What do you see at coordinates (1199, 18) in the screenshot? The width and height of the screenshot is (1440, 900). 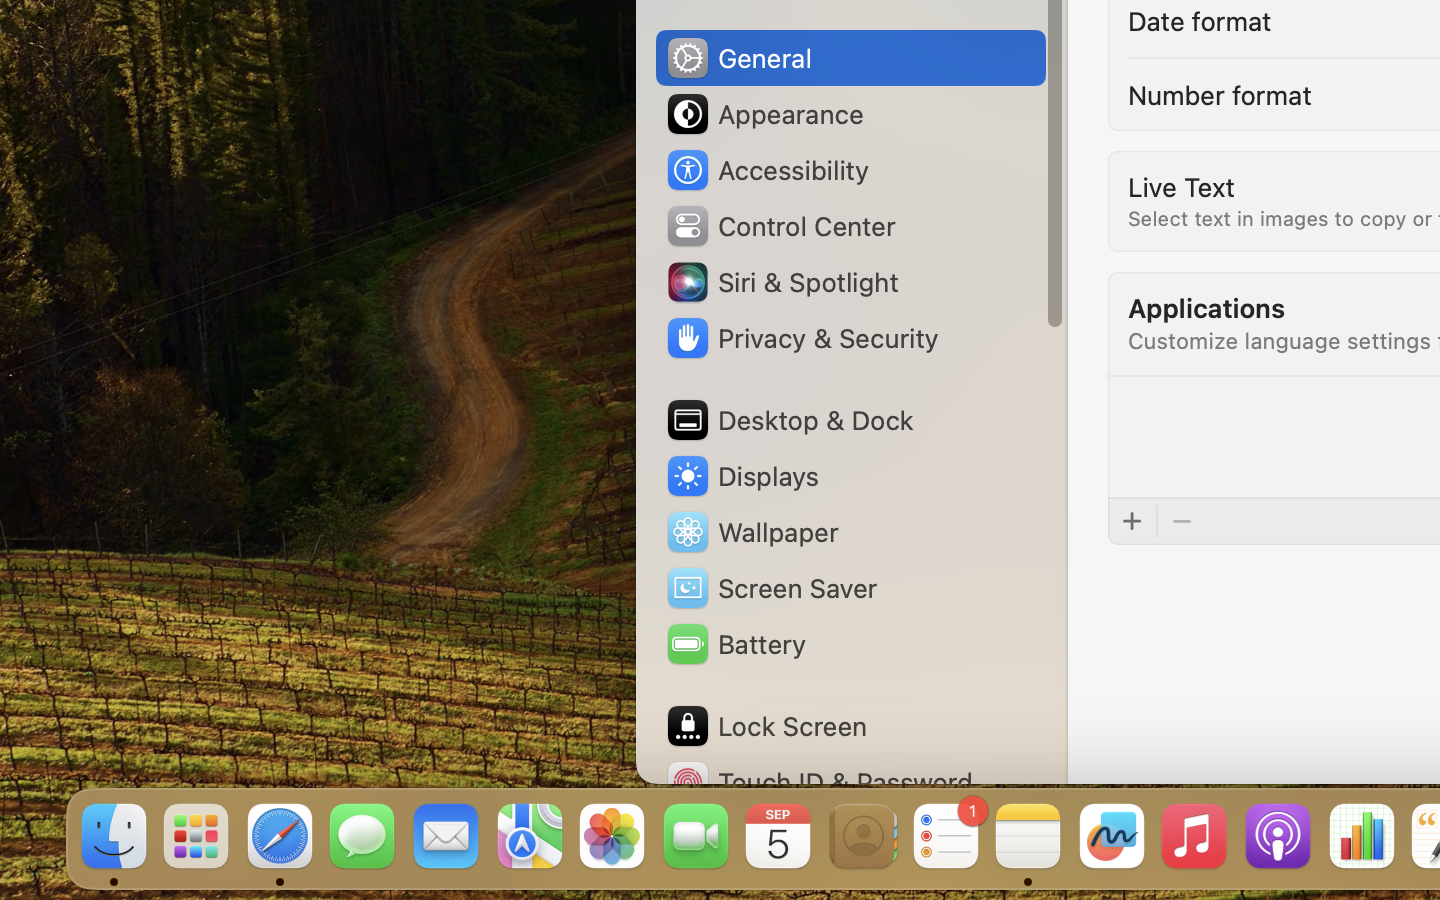 I see `'Date format'` at bounding box center [1199, 18].